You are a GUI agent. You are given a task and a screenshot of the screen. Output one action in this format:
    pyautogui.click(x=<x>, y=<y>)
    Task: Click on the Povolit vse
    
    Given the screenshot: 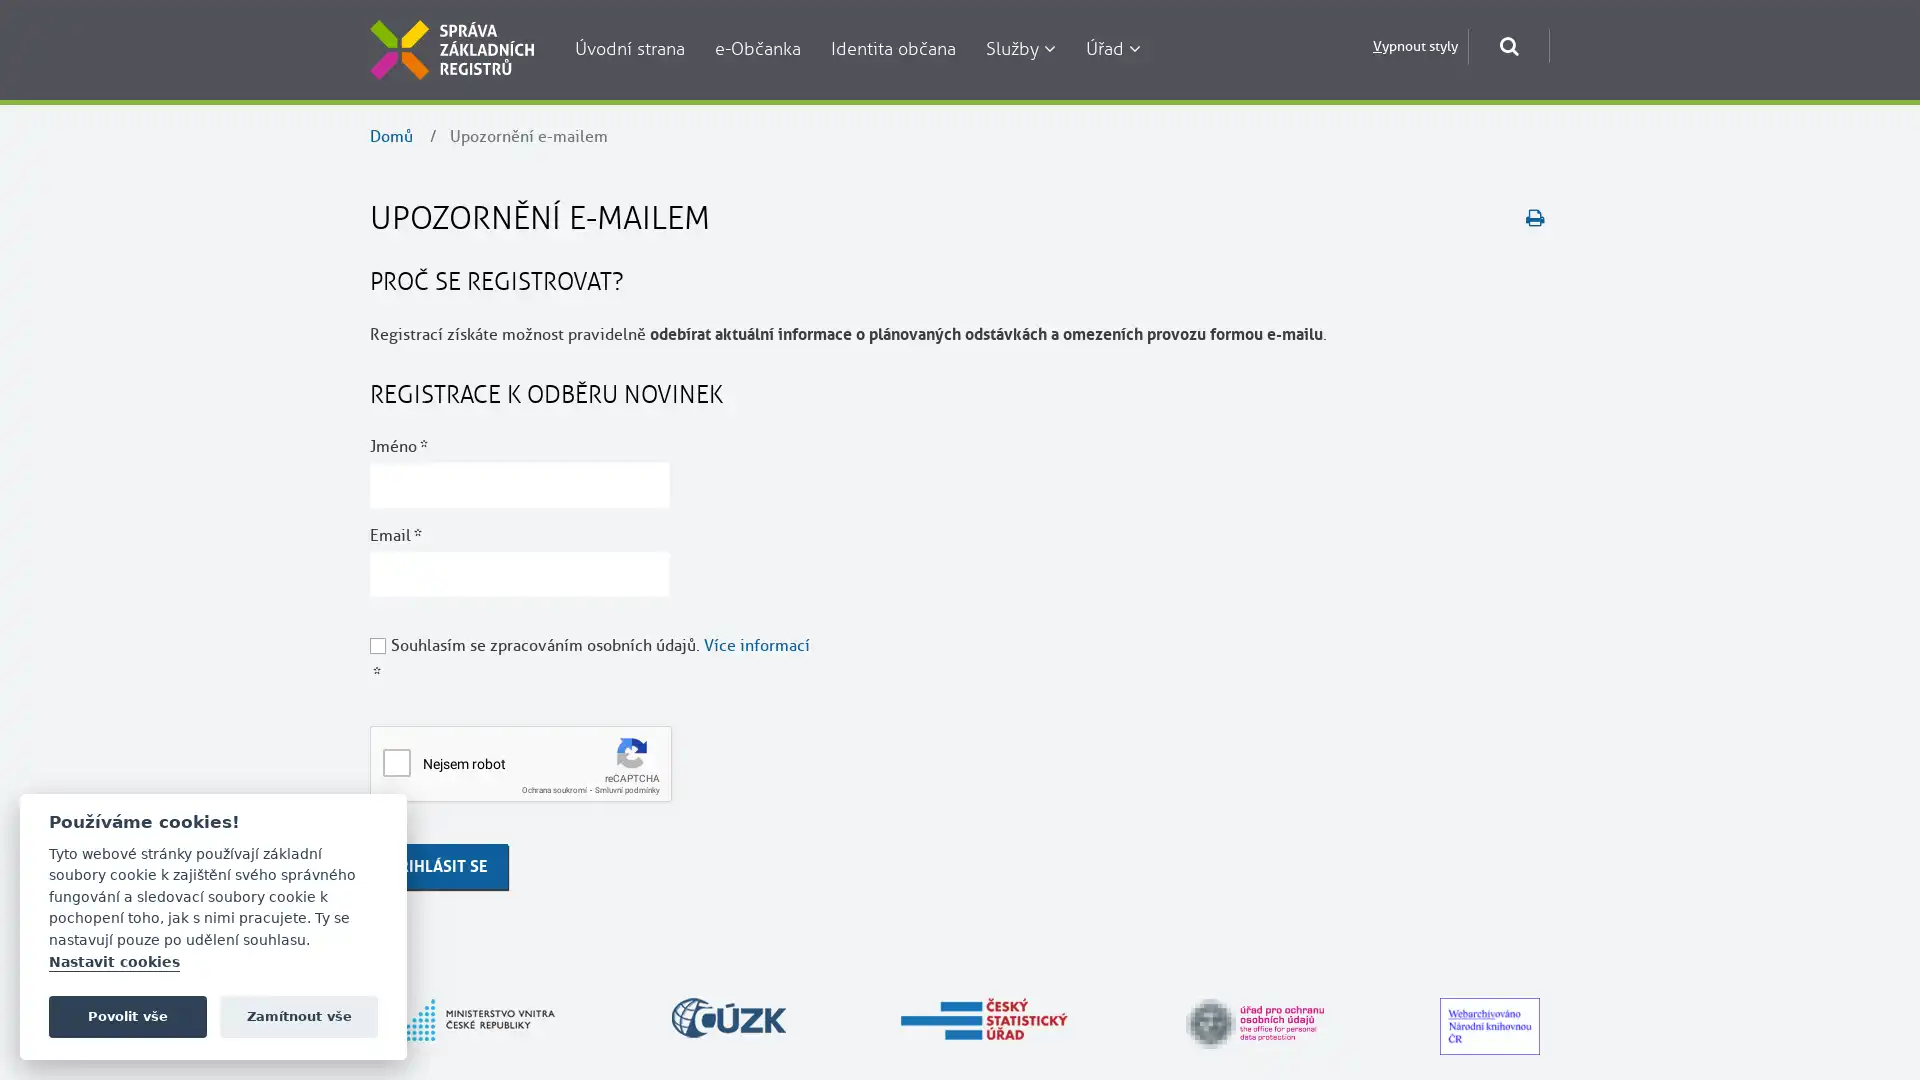 What is the action you would take?
    pyautogui.click(x=126, y=1015)
    